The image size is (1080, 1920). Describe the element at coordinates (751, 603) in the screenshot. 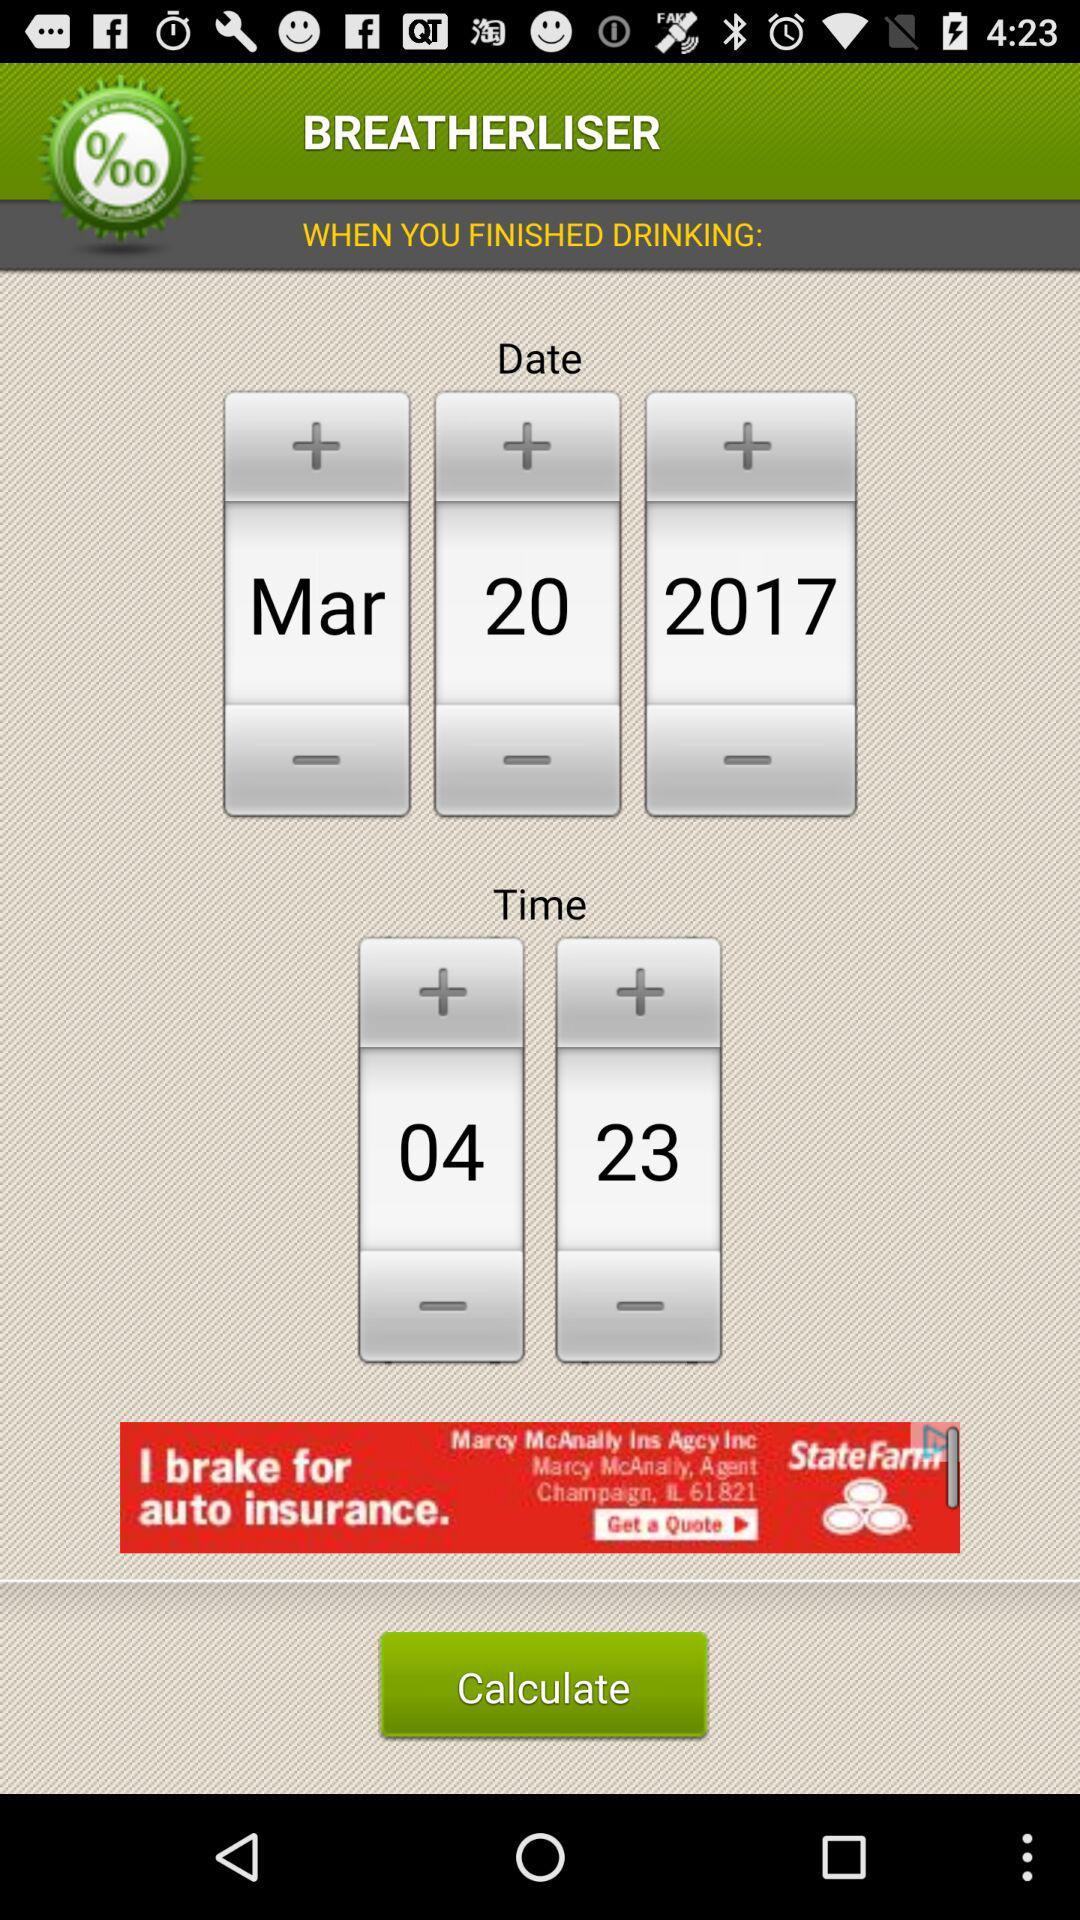

I see `the number right side of 20` at that location.